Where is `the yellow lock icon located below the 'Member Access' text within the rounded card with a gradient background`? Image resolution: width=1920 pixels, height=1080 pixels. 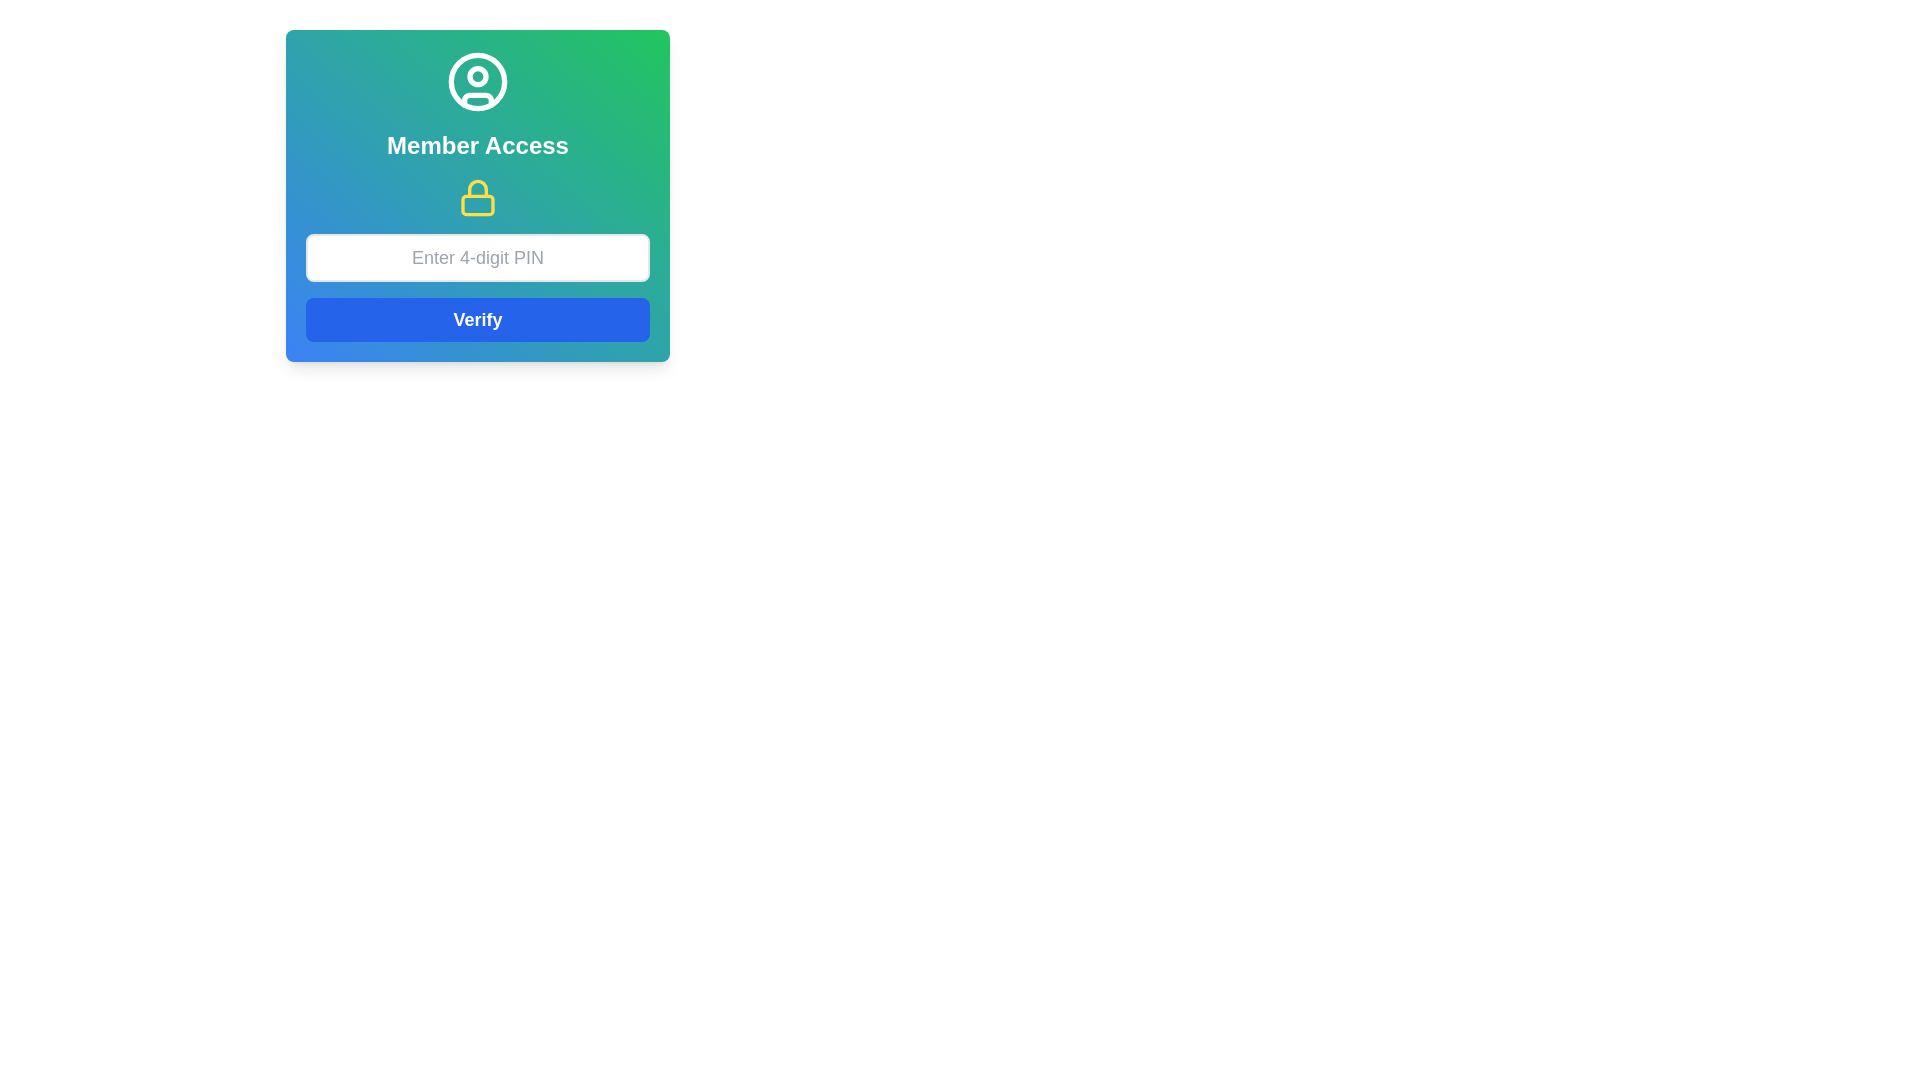 the yellow lock icon located below the 'Member Access' text within the rounded card with a gradient background is located at coordinates (477, 196).